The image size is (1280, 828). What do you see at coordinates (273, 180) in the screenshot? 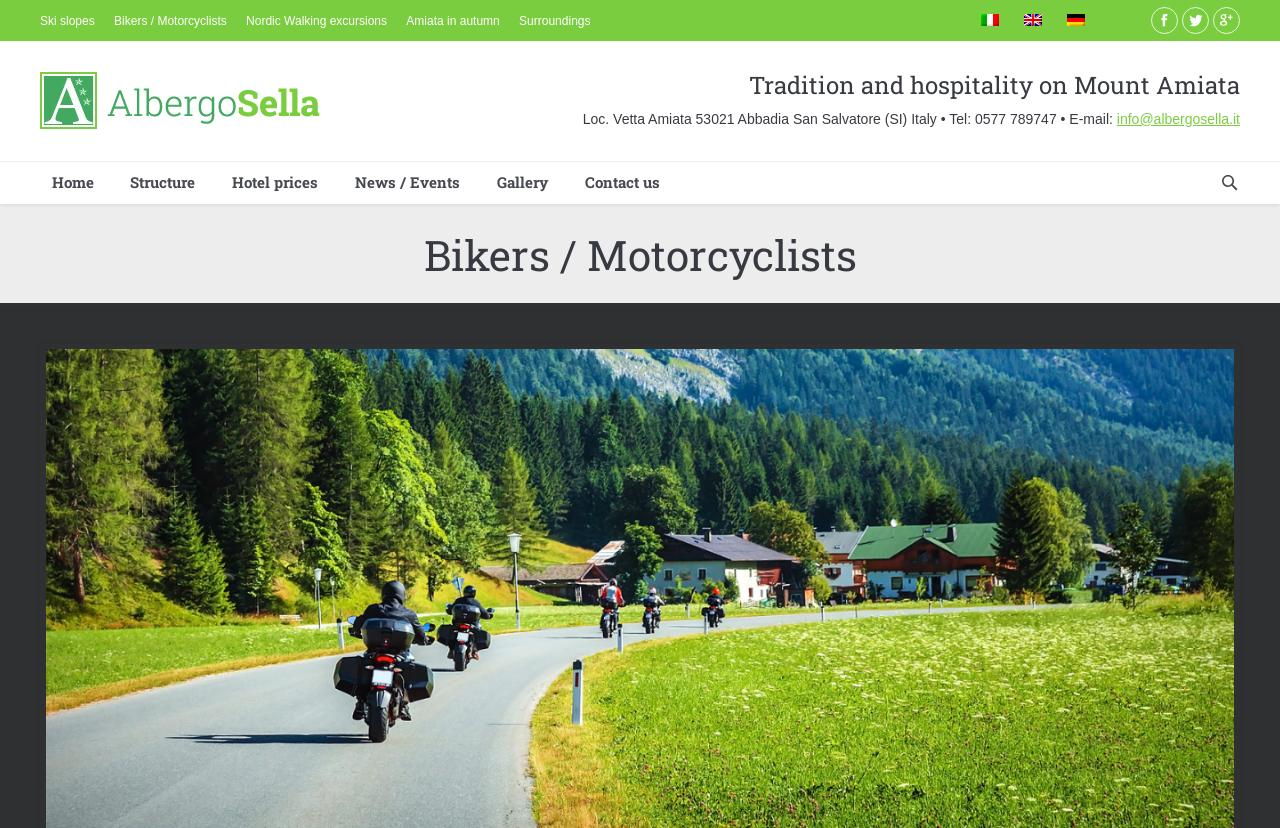
I see `'Hotel prices'` at bounding box center [273, 180].